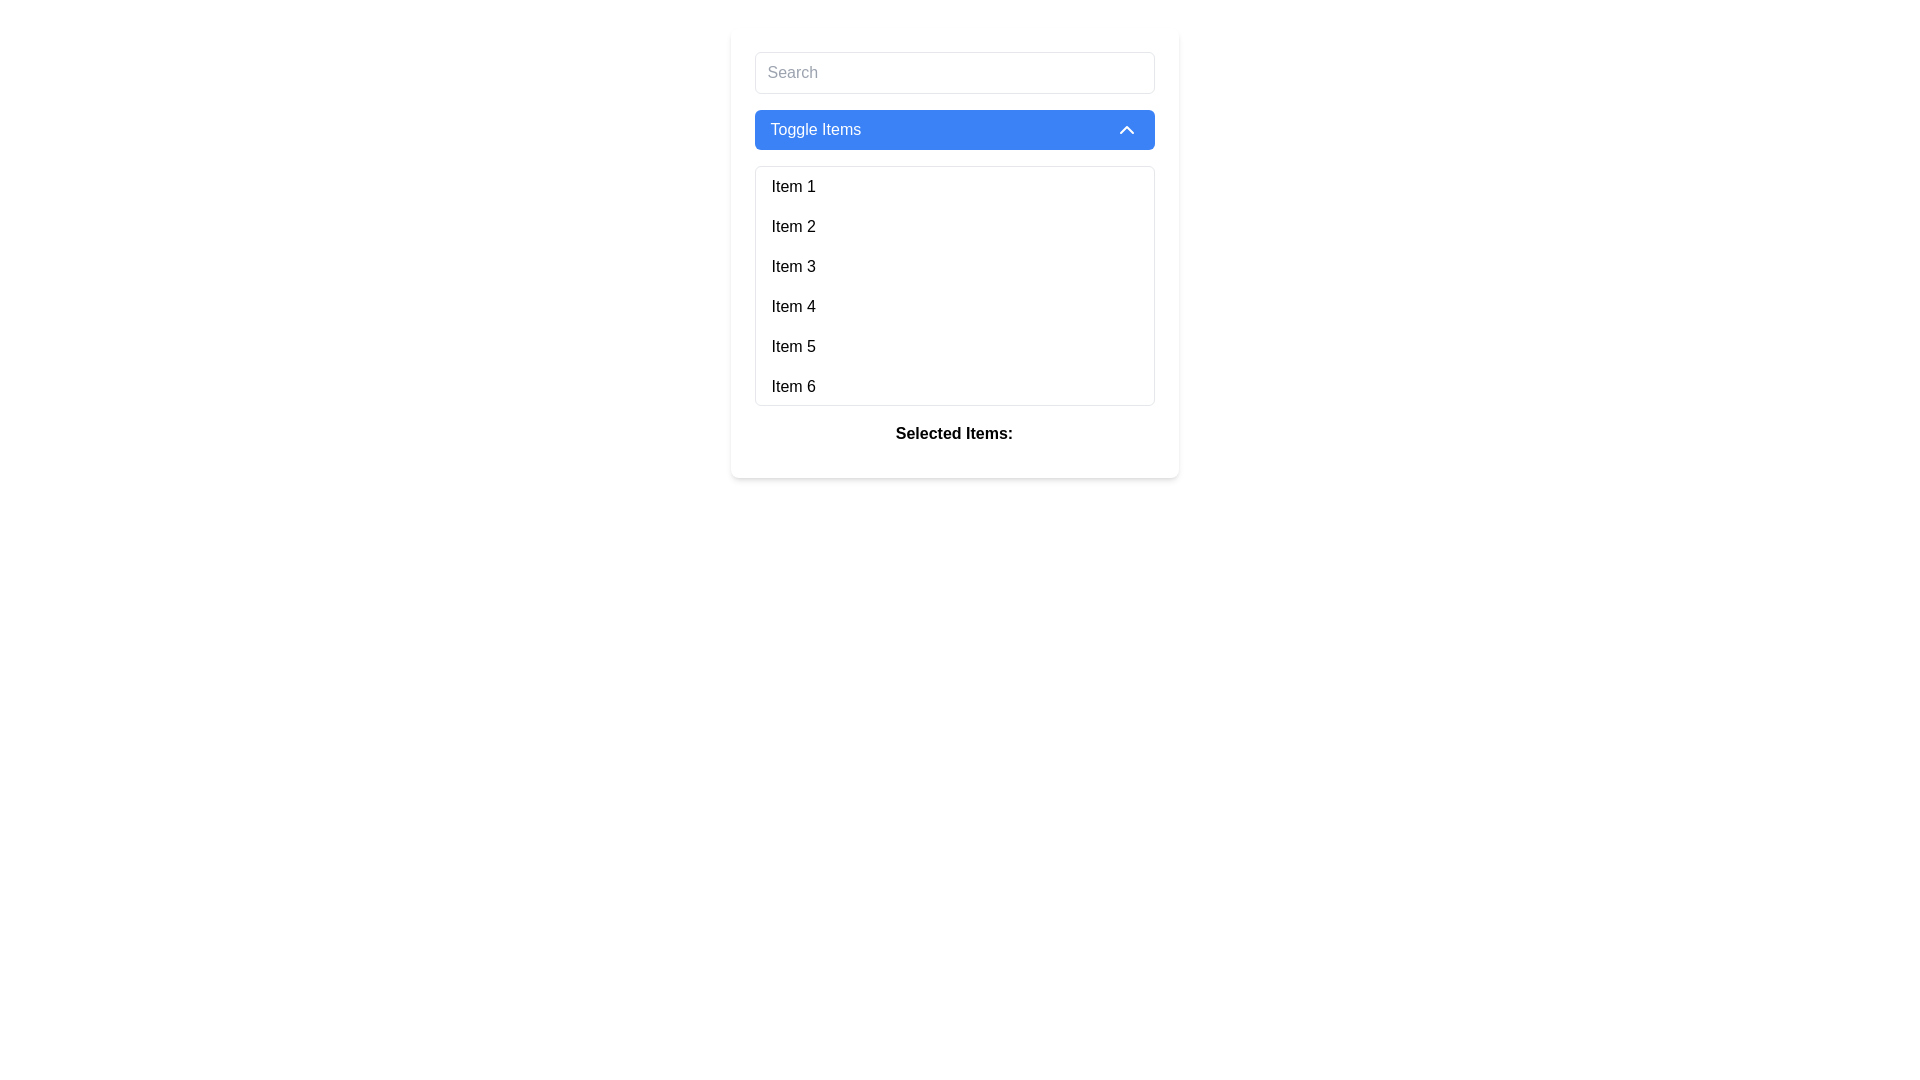  Describe the element at coordinates (953, 186) in the screenshot. I see `the first selectable list item located beneath the 'Toggle Items' button in the dropdown panel` at that location.